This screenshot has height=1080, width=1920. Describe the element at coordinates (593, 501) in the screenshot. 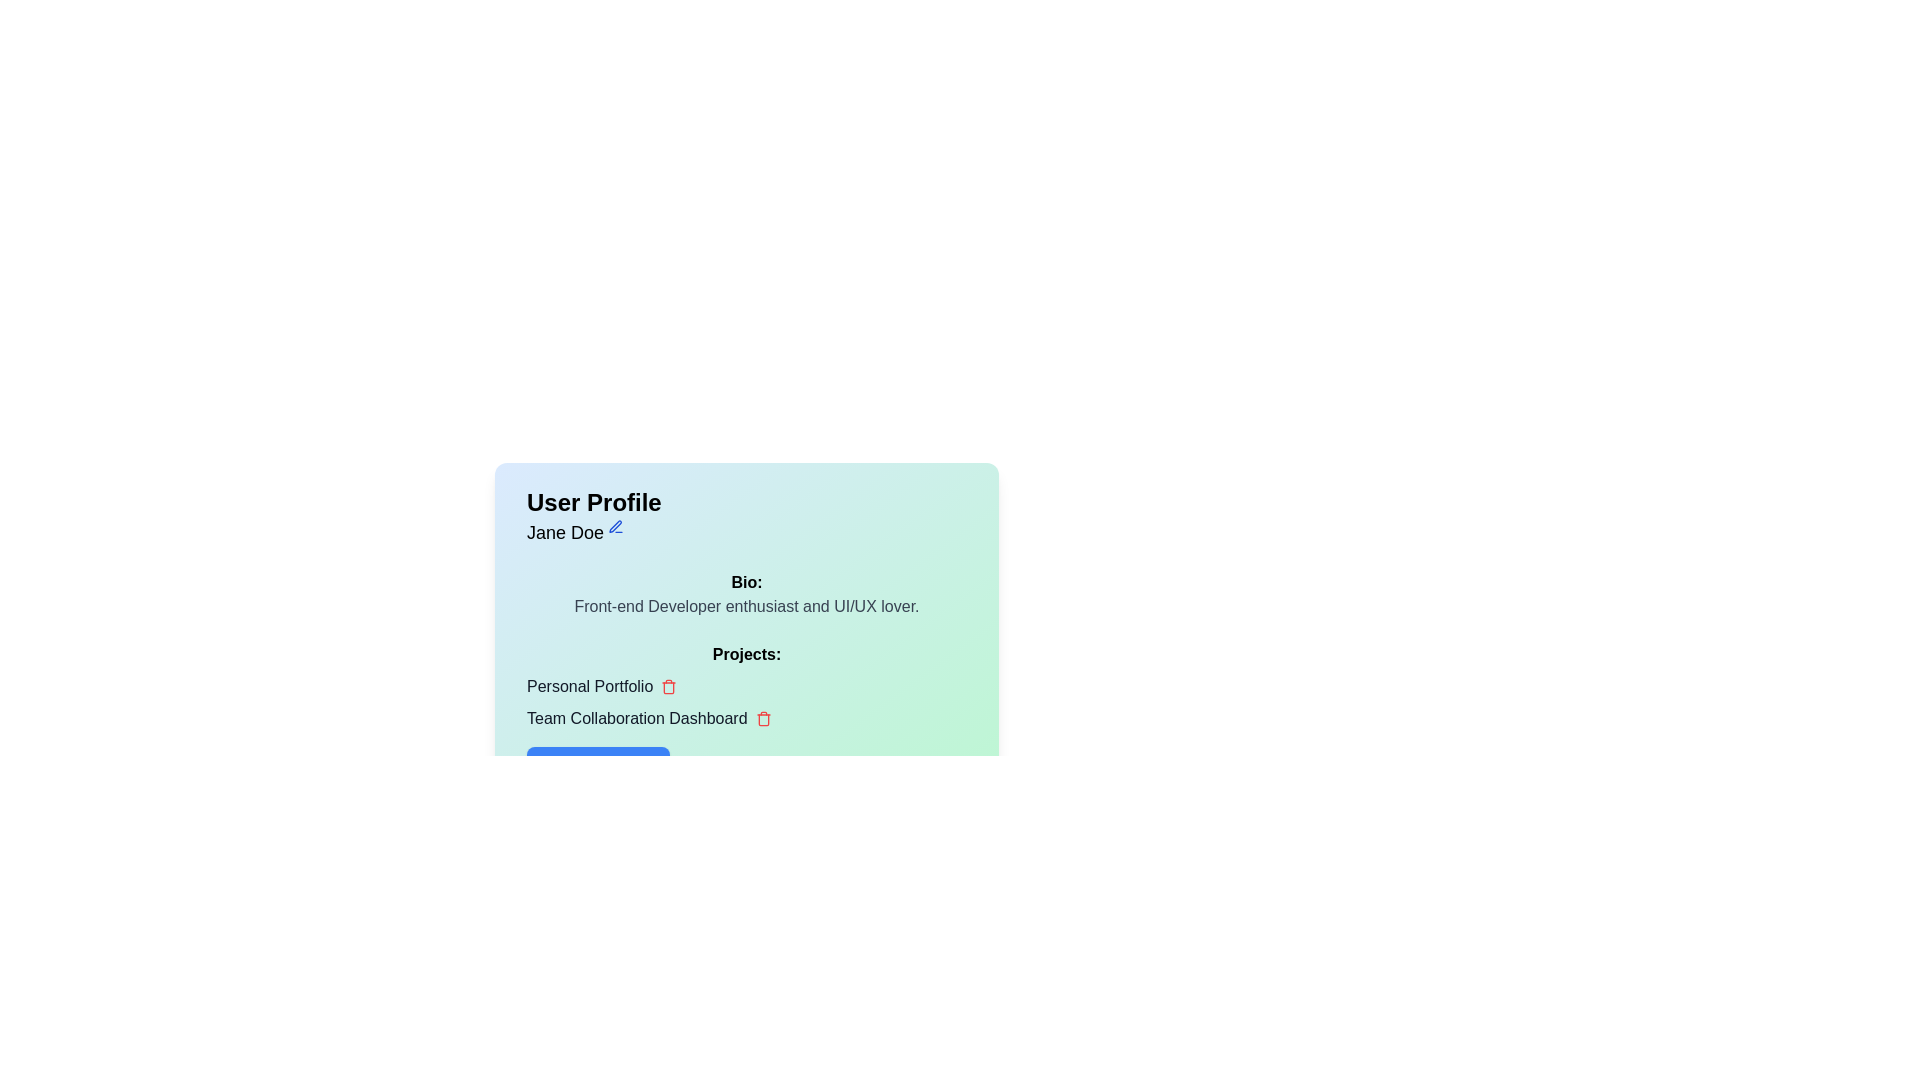

I see `the 'User Profile' text label, which is a bold and large font header aligned to the left at the top of the vertical stack of information` at that location.